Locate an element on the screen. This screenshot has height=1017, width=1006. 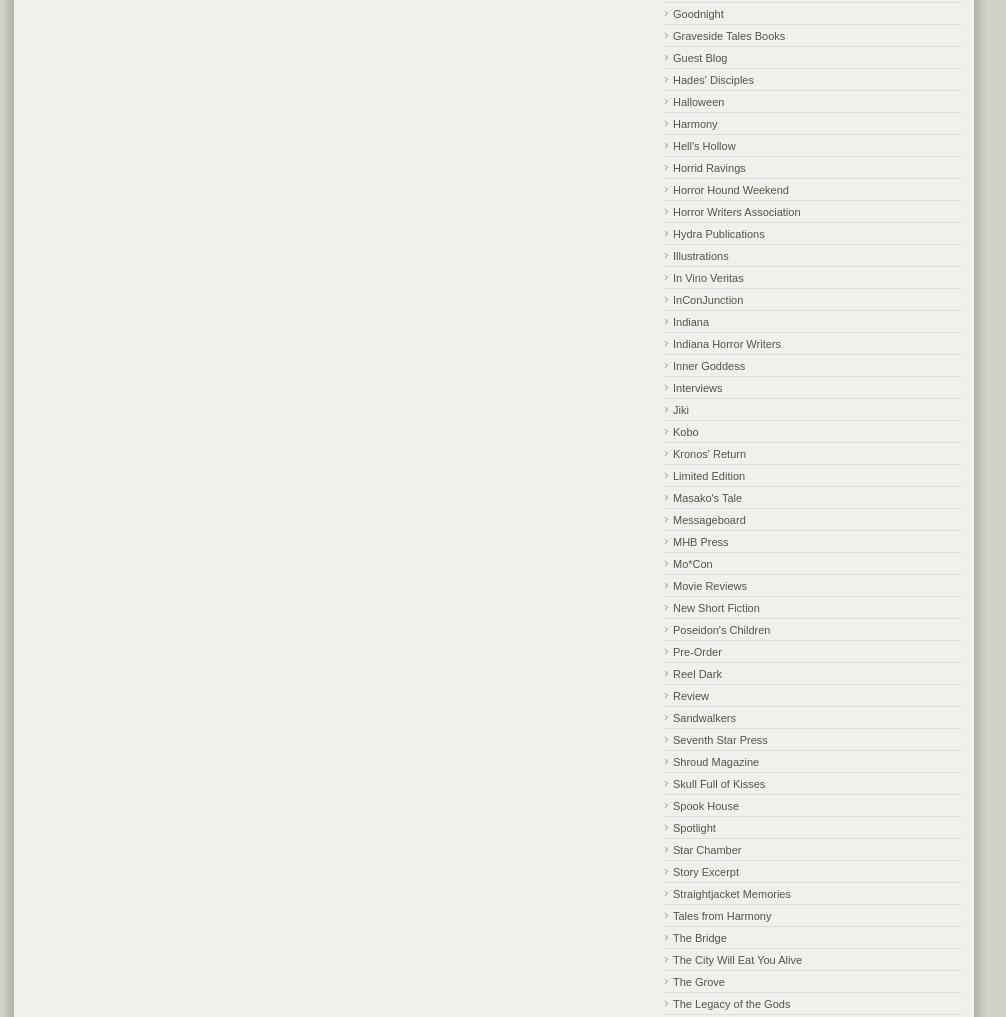
'Seventh Star Press' is located at coordinates (719, 738).